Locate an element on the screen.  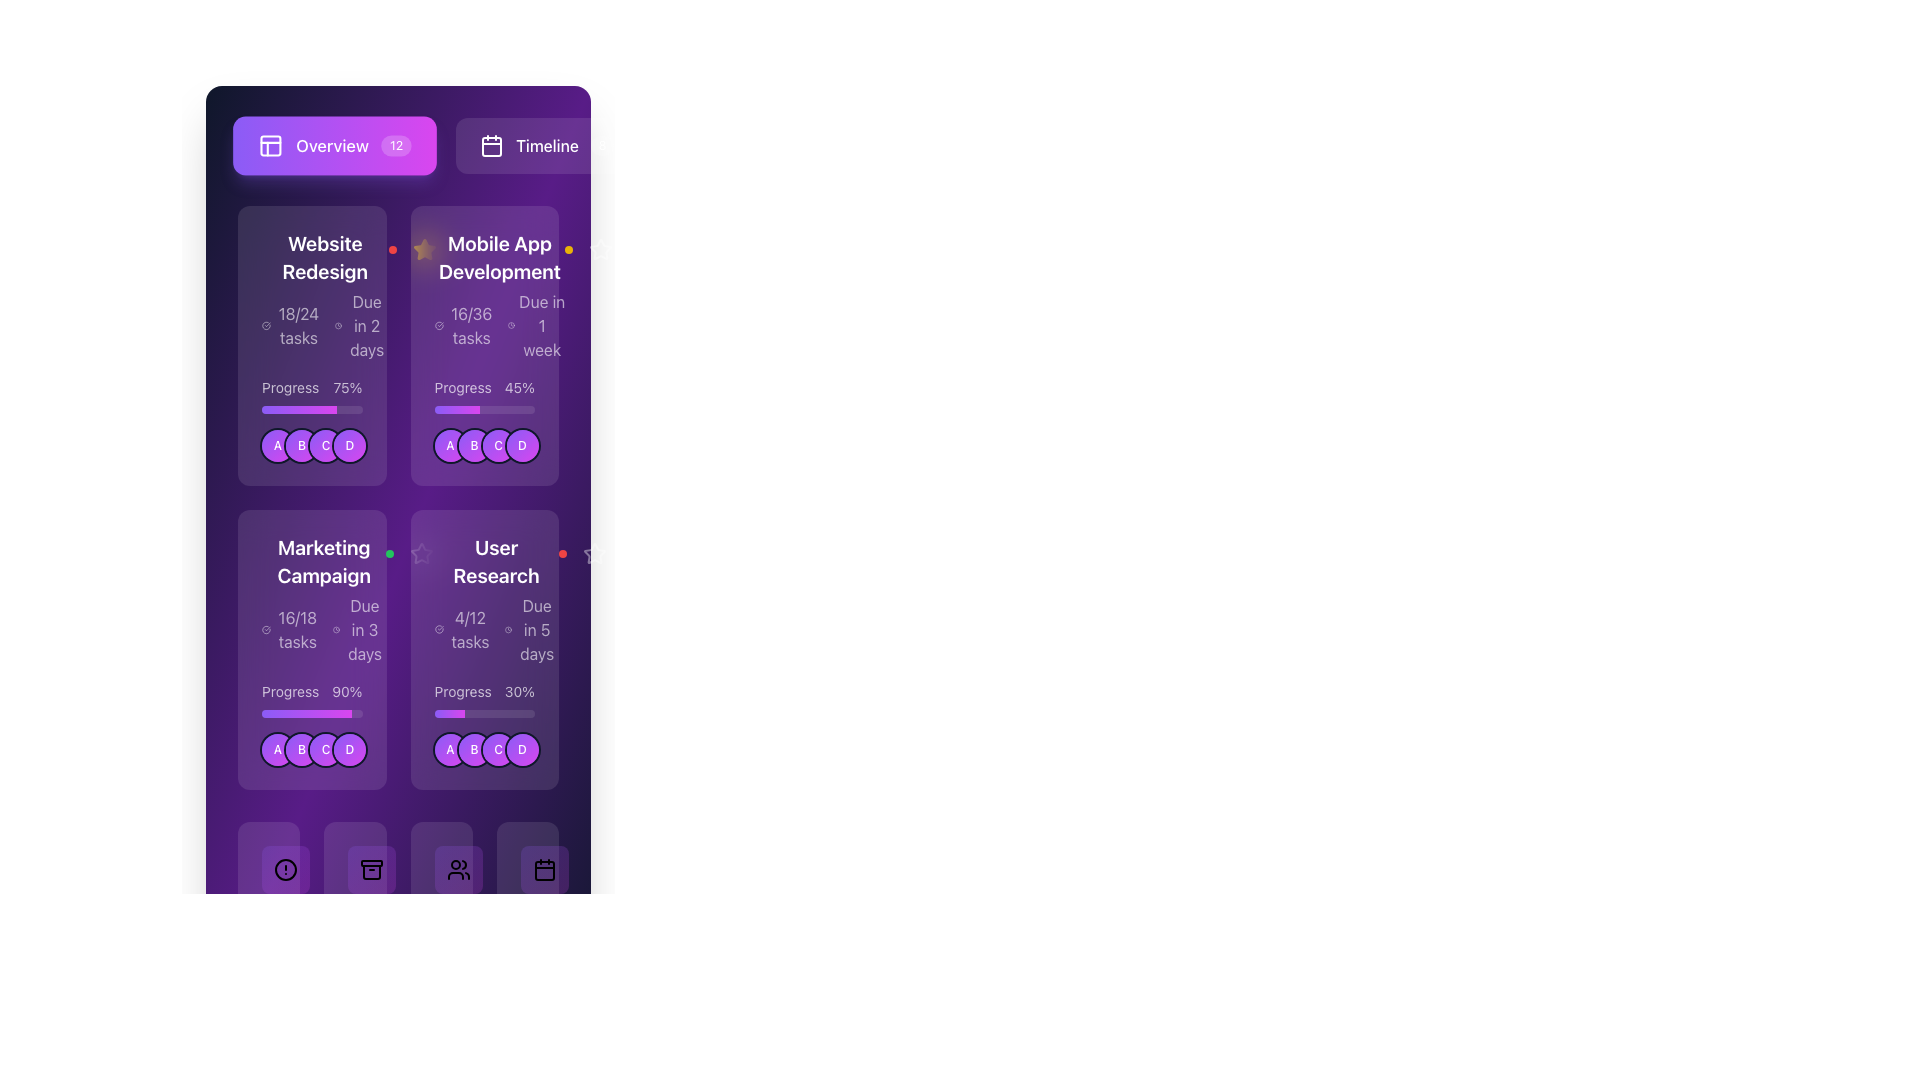
the circular Icon Group located at the bottom section of the 'Mobile App Development' card, underneath the 45% progress bar is located at coordinates (484, 445).